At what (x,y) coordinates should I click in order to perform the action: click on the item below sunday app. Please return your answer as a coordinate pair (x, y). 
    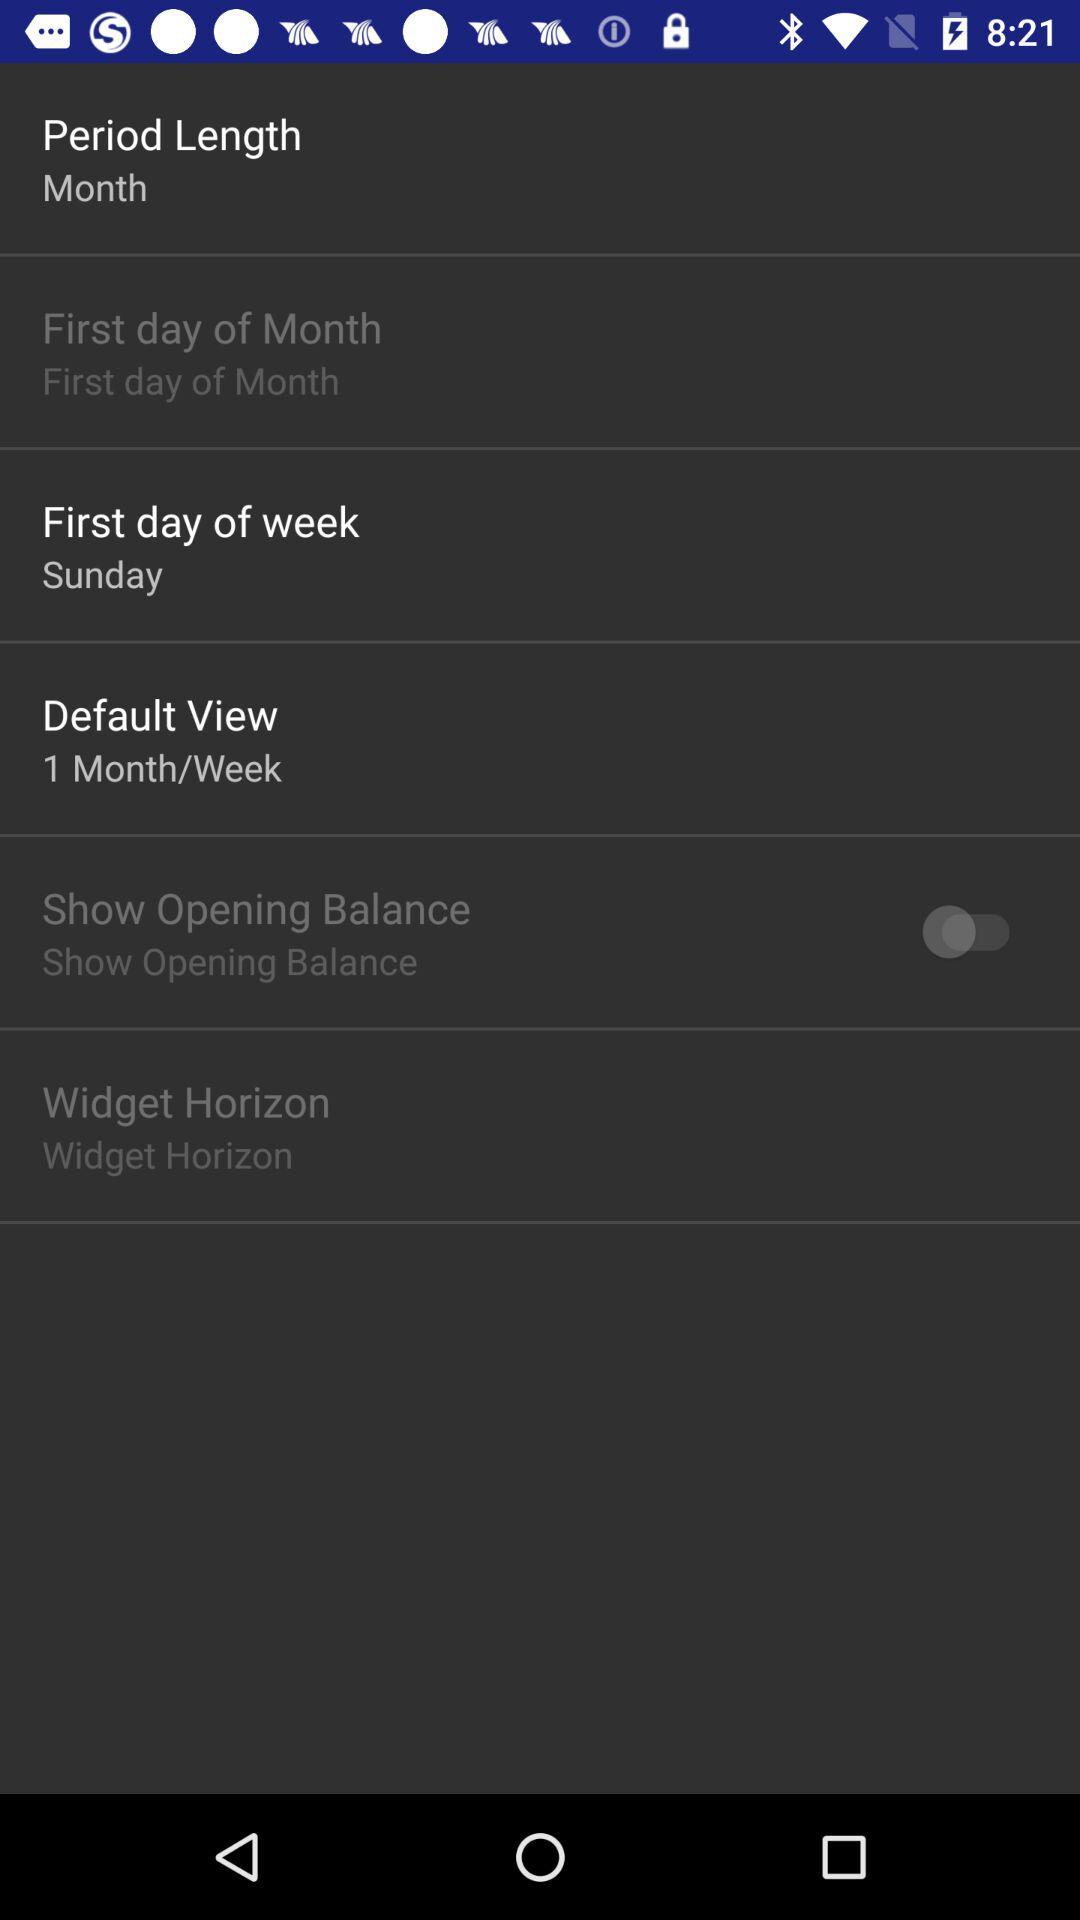
    Looking at the image, I should click on (159, 714).